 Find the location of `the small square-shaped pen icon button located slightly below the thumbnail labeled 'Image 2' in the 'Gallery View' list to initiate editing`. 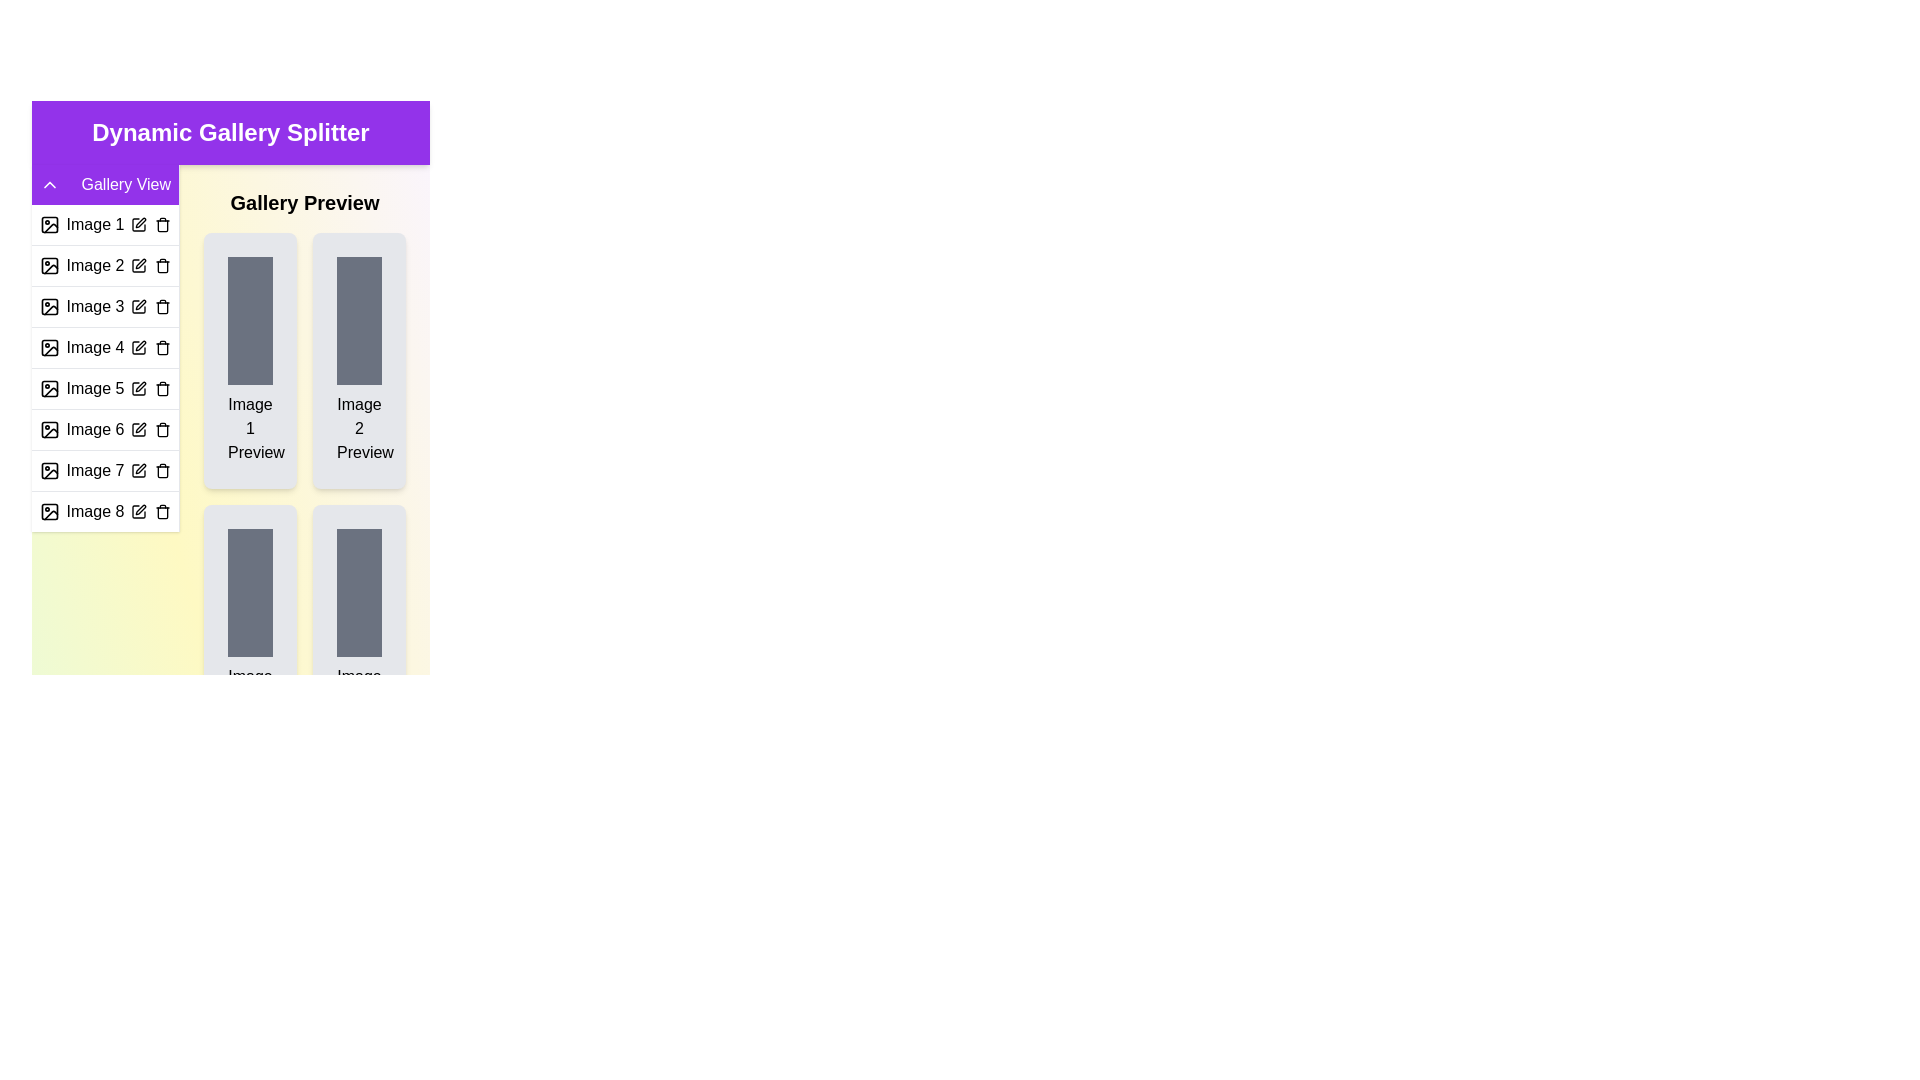

the small square-shaped pen icon button located slightly below the thumbnail labeled 'Image 2' in the 'Gallery View' list to initiate editing is located at coordinates (138, 265).